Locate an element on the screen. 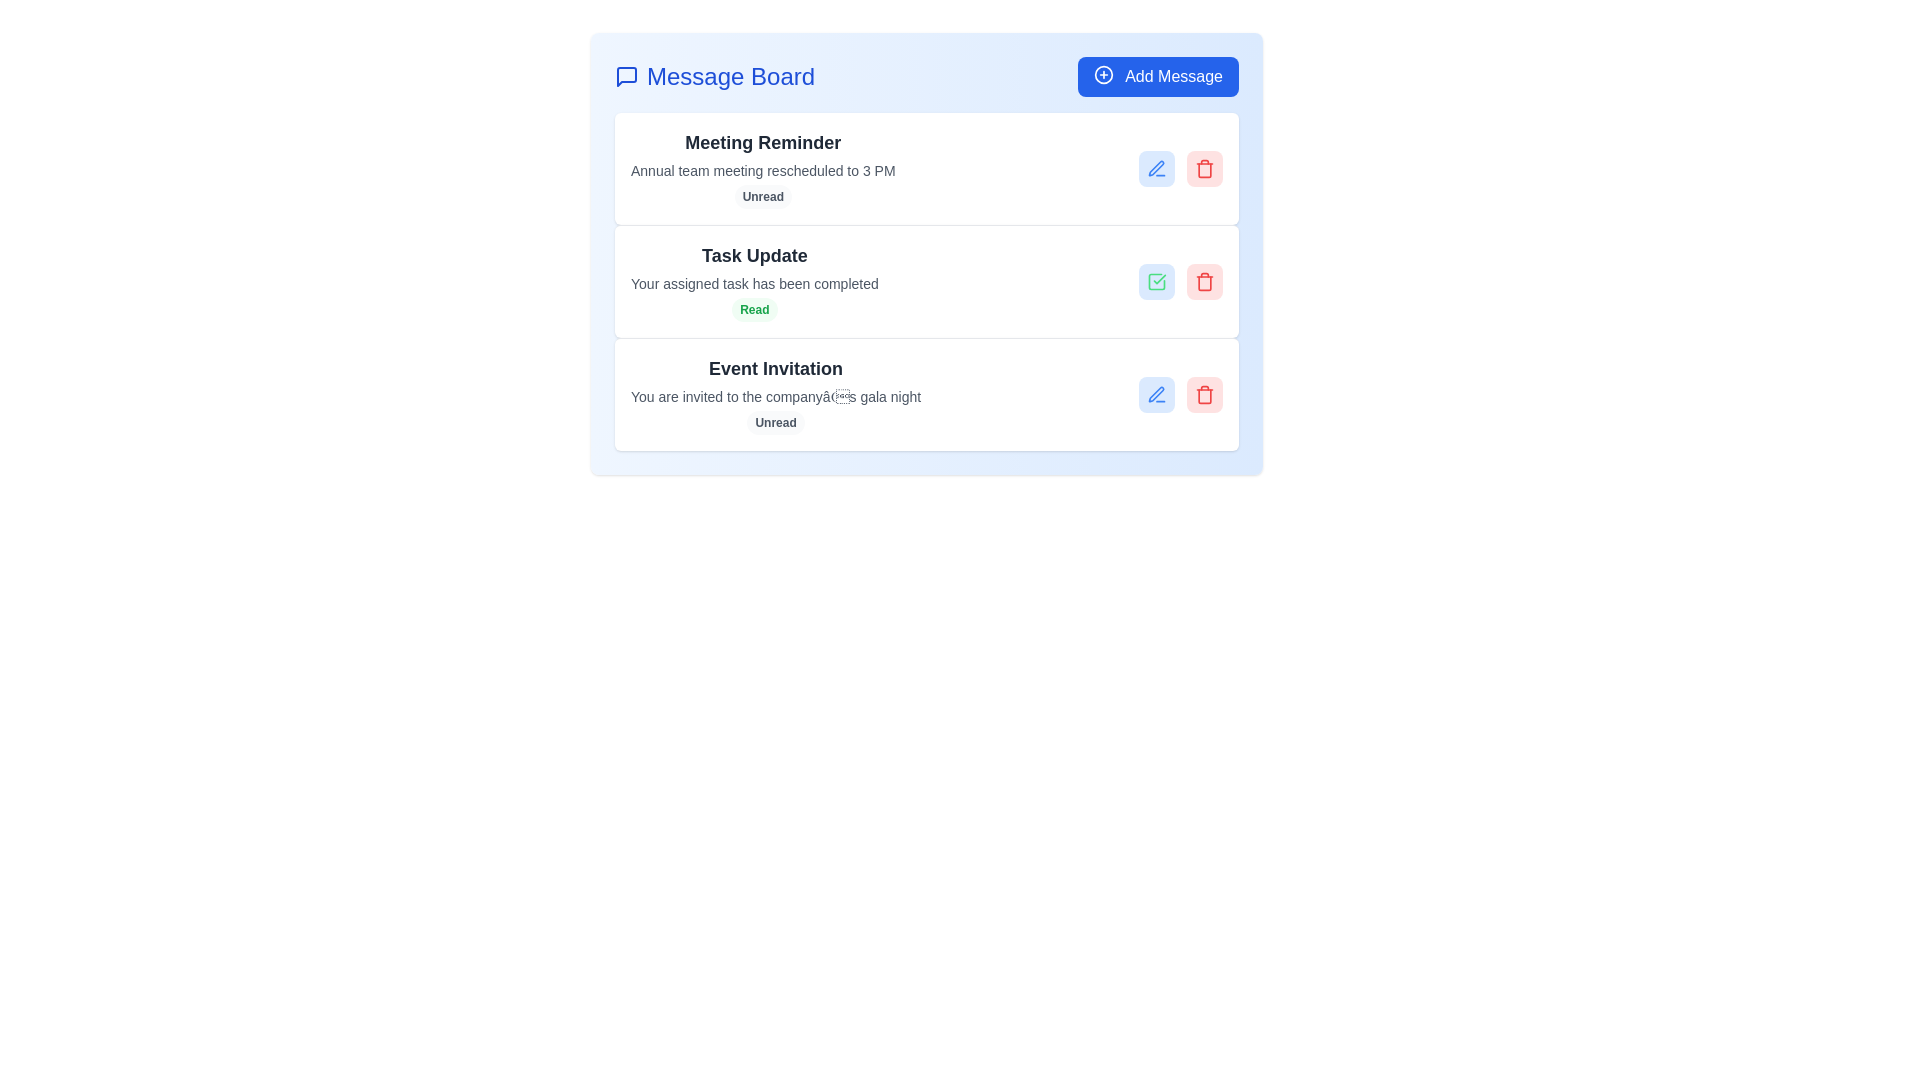  the confirmation button with an icon located within the 'Task Update' message on the message board to mark the task as completed is located at coordinates (1156, 281).